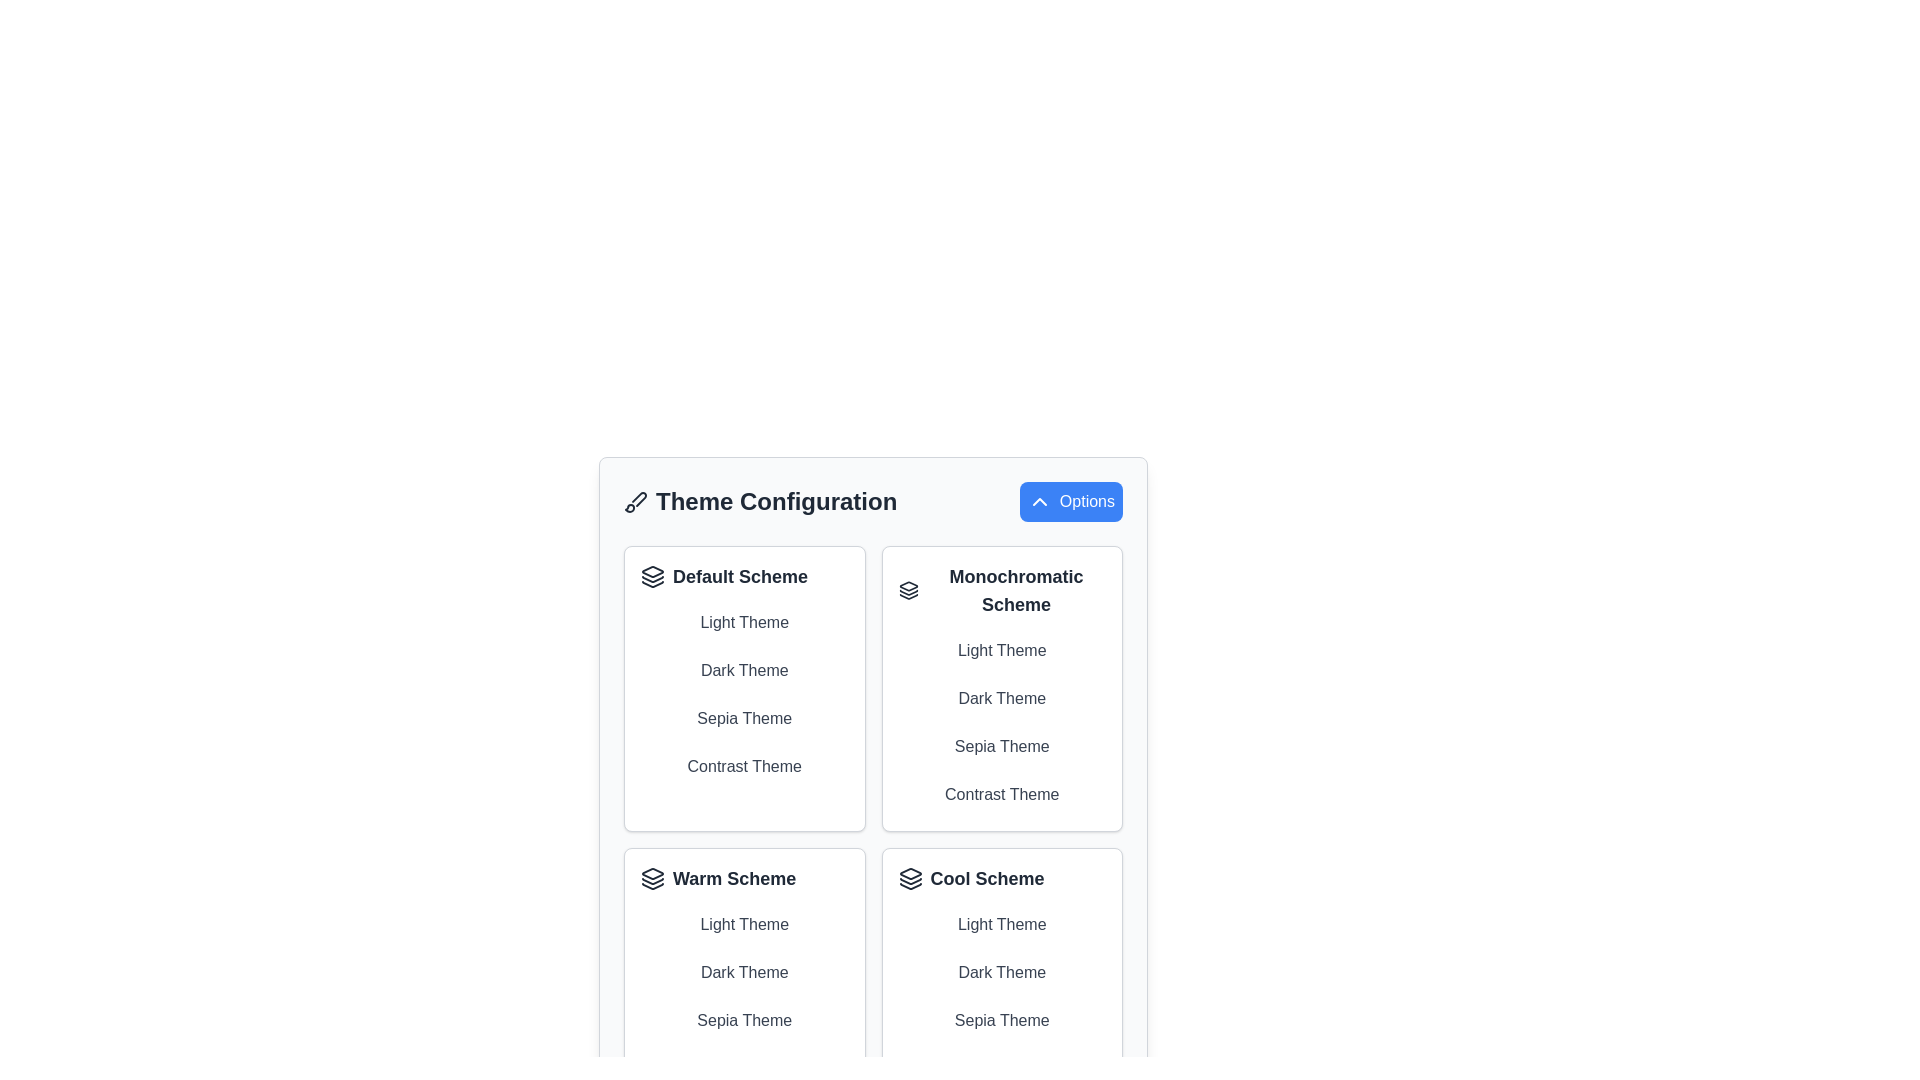 The height and width of the screenshot is (1080, 1920). What do you see at coordinates (743, 693) in the screenshot?
I see `the middle vertical list item in the 'Default Scheme' section of the 'Theme Configuration' panel` at bounding box center [743, 693].